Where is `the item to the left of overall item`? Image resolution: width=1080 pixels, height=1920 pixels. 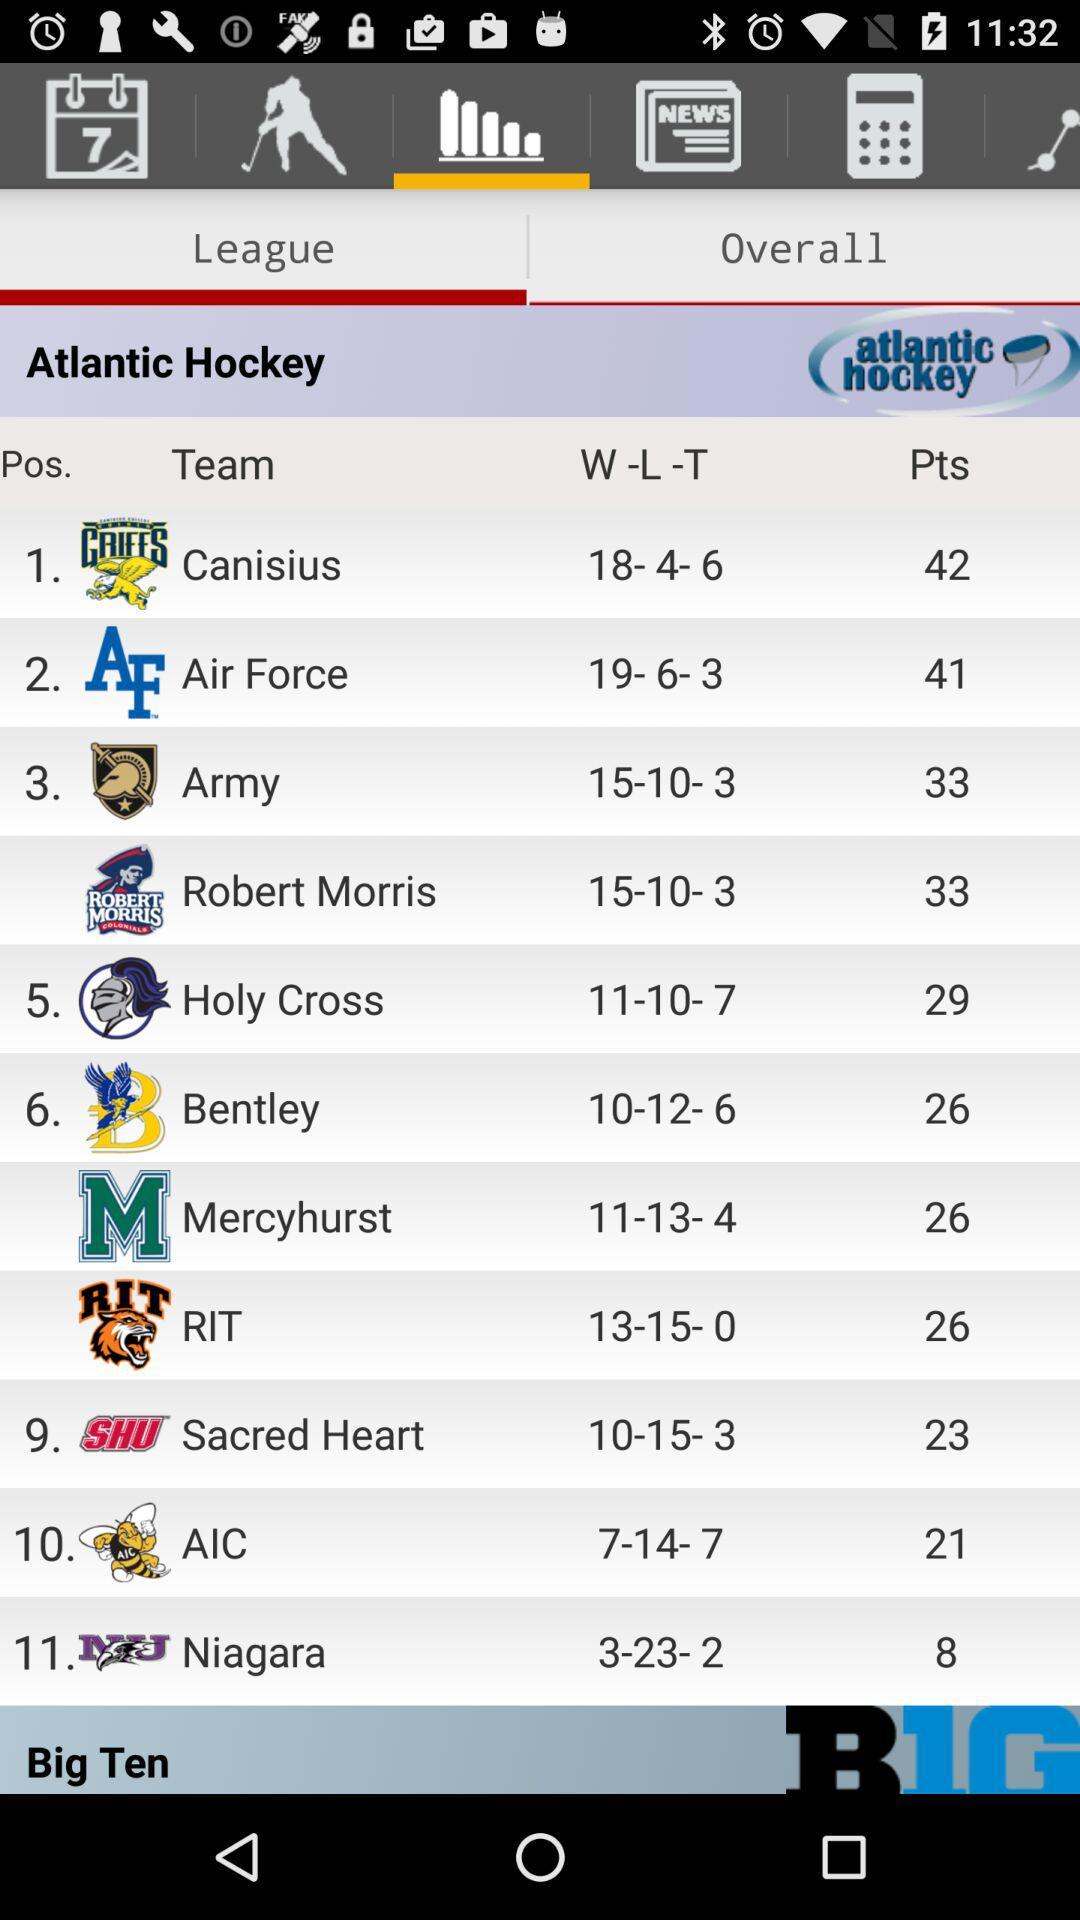 the item to the left of overall item is located at coordinates (262, 246).